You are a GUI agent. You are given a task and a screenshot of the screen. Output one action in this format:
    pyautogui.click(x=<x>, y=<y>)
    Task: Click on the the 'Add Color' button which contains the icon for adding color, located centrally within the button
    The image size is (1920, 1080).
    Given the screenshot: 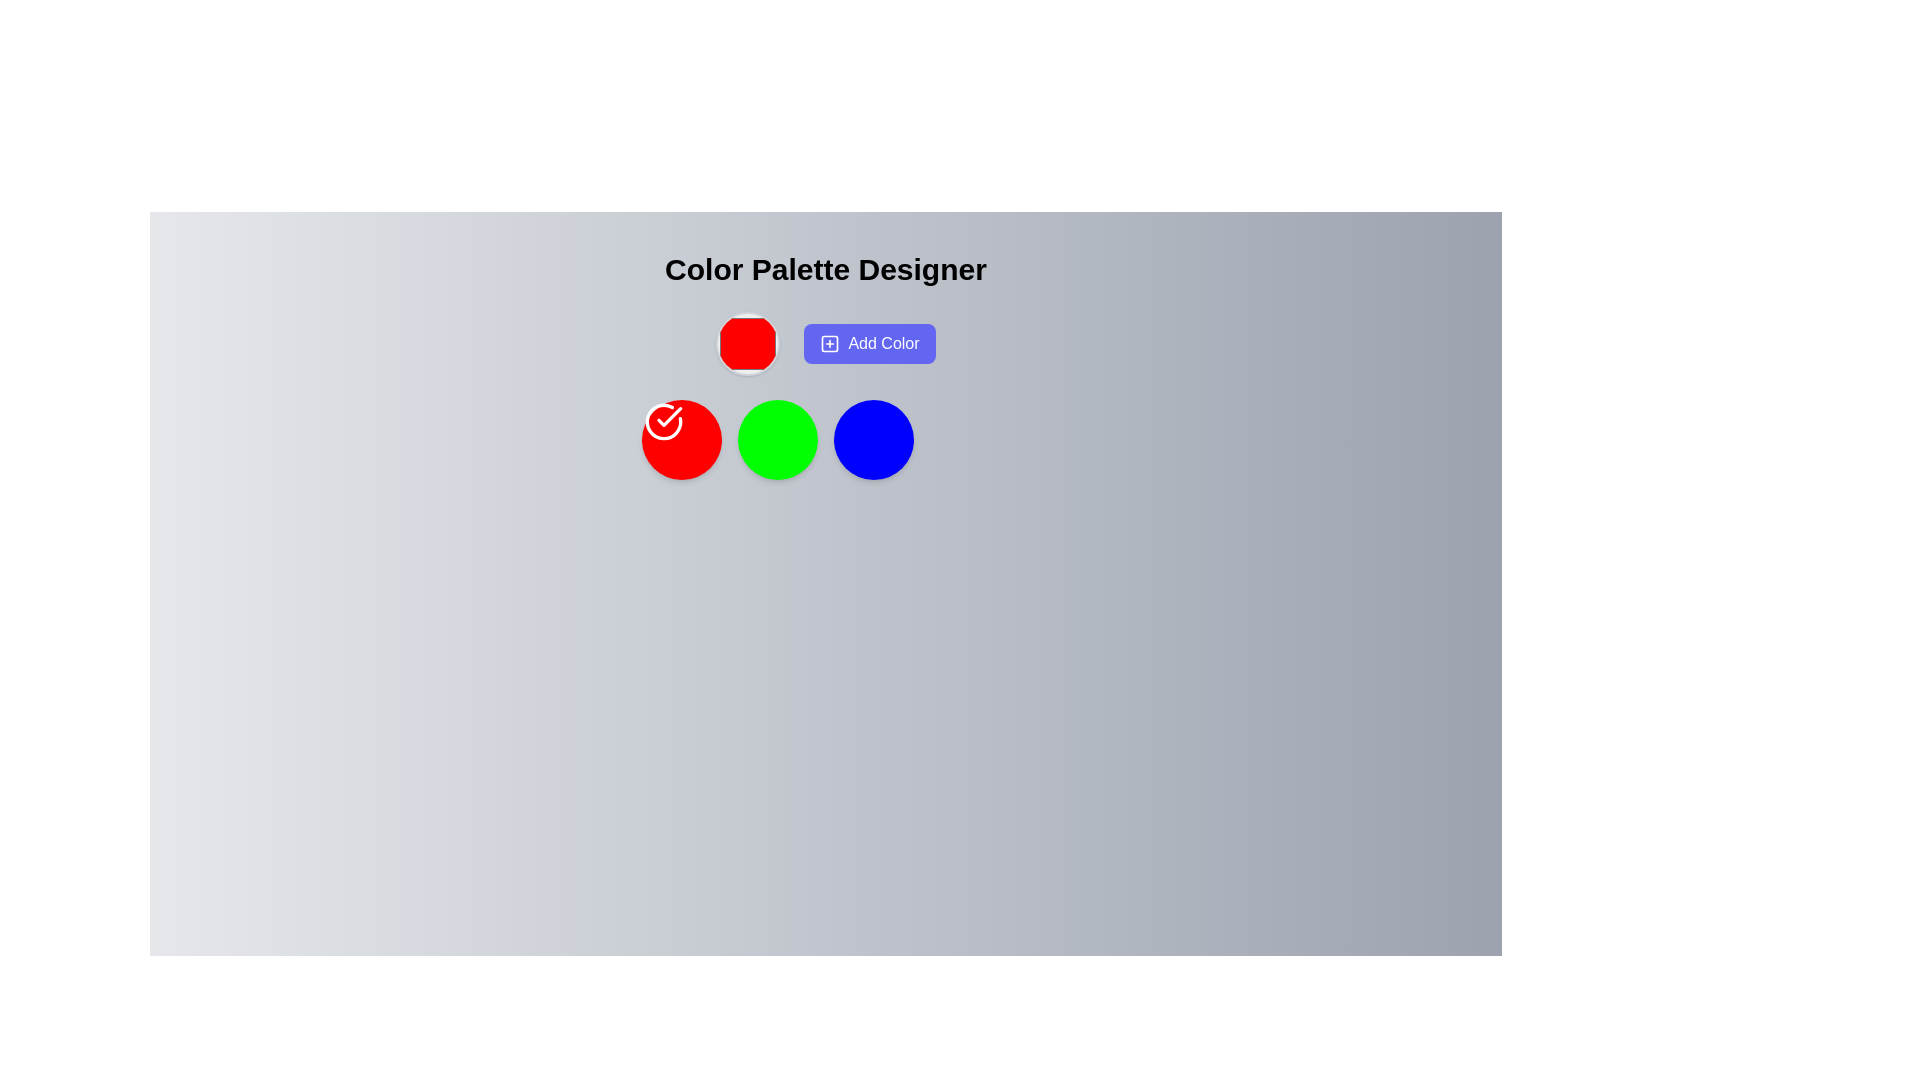 What is the action you would take?
    pyautogui.click(x=830, y=342)
    